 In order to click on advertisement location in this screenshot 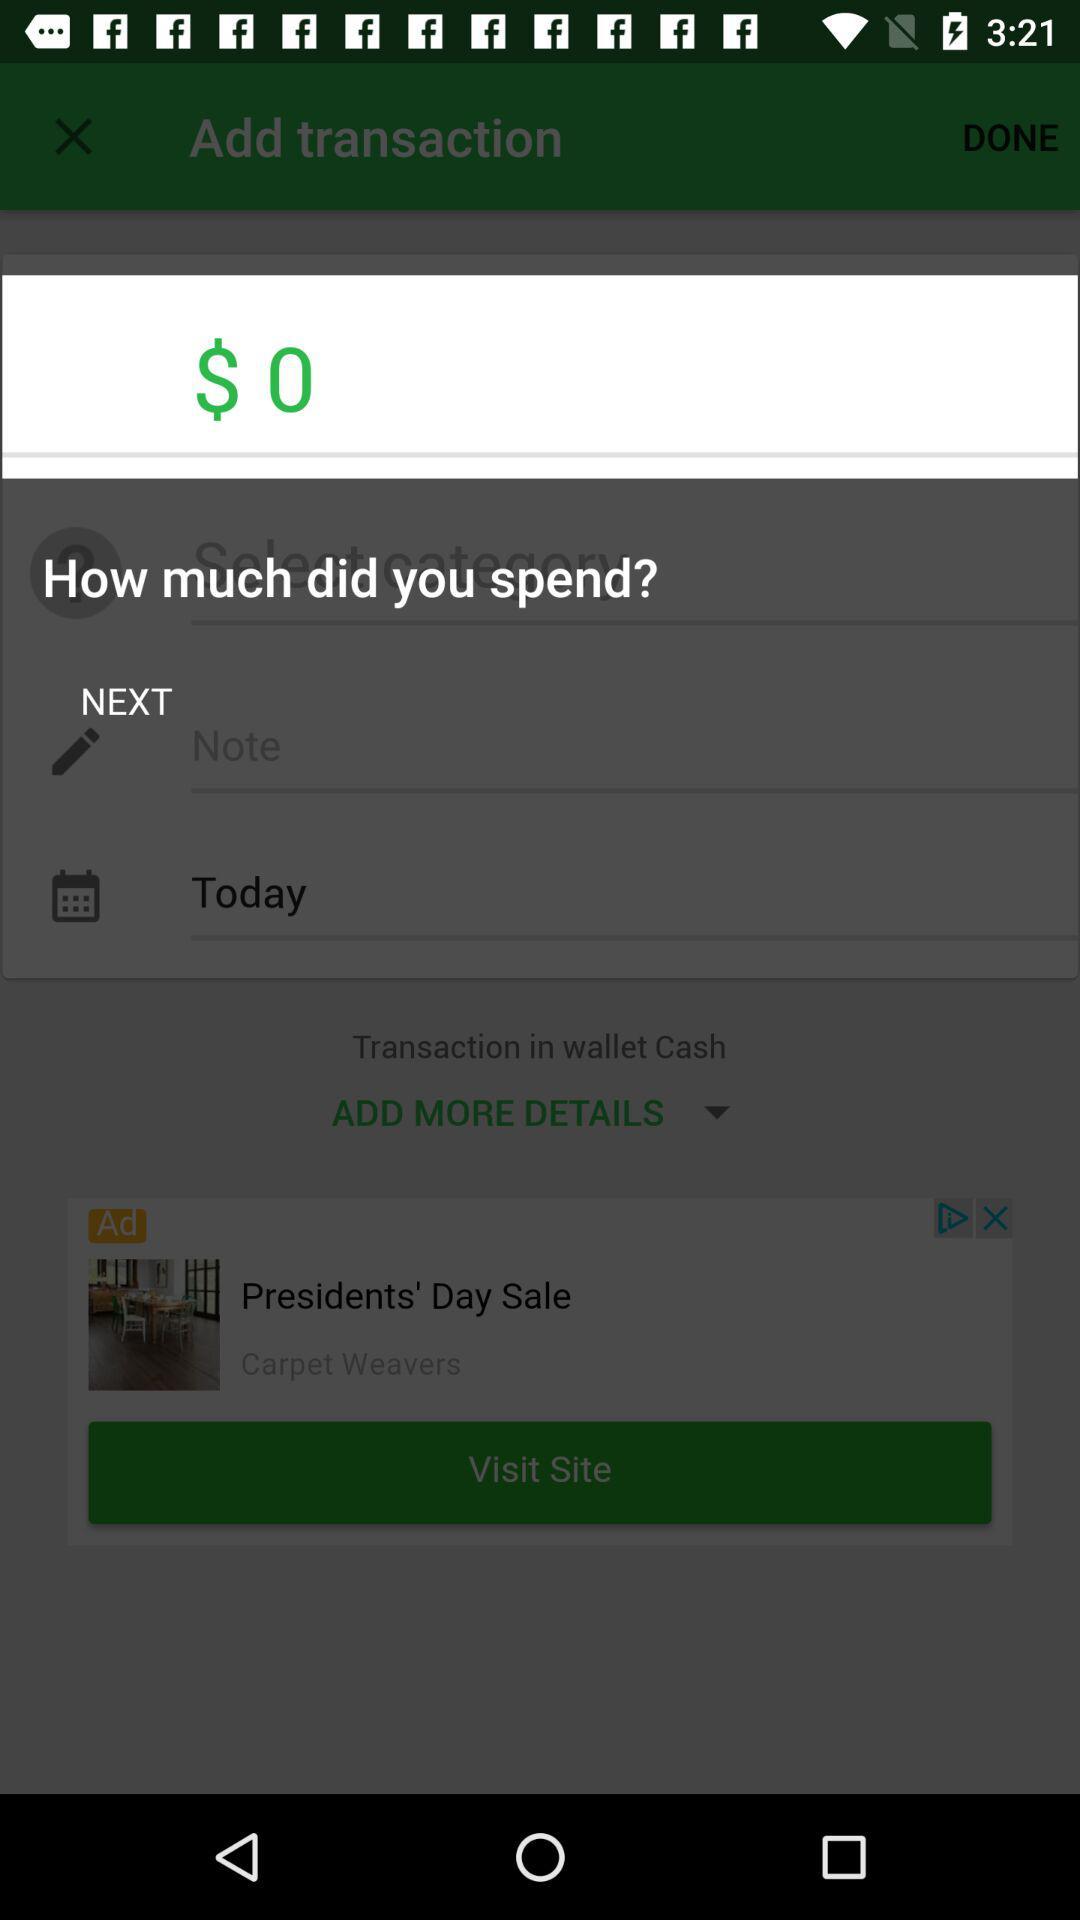, I will do `click(540, 1370)`.